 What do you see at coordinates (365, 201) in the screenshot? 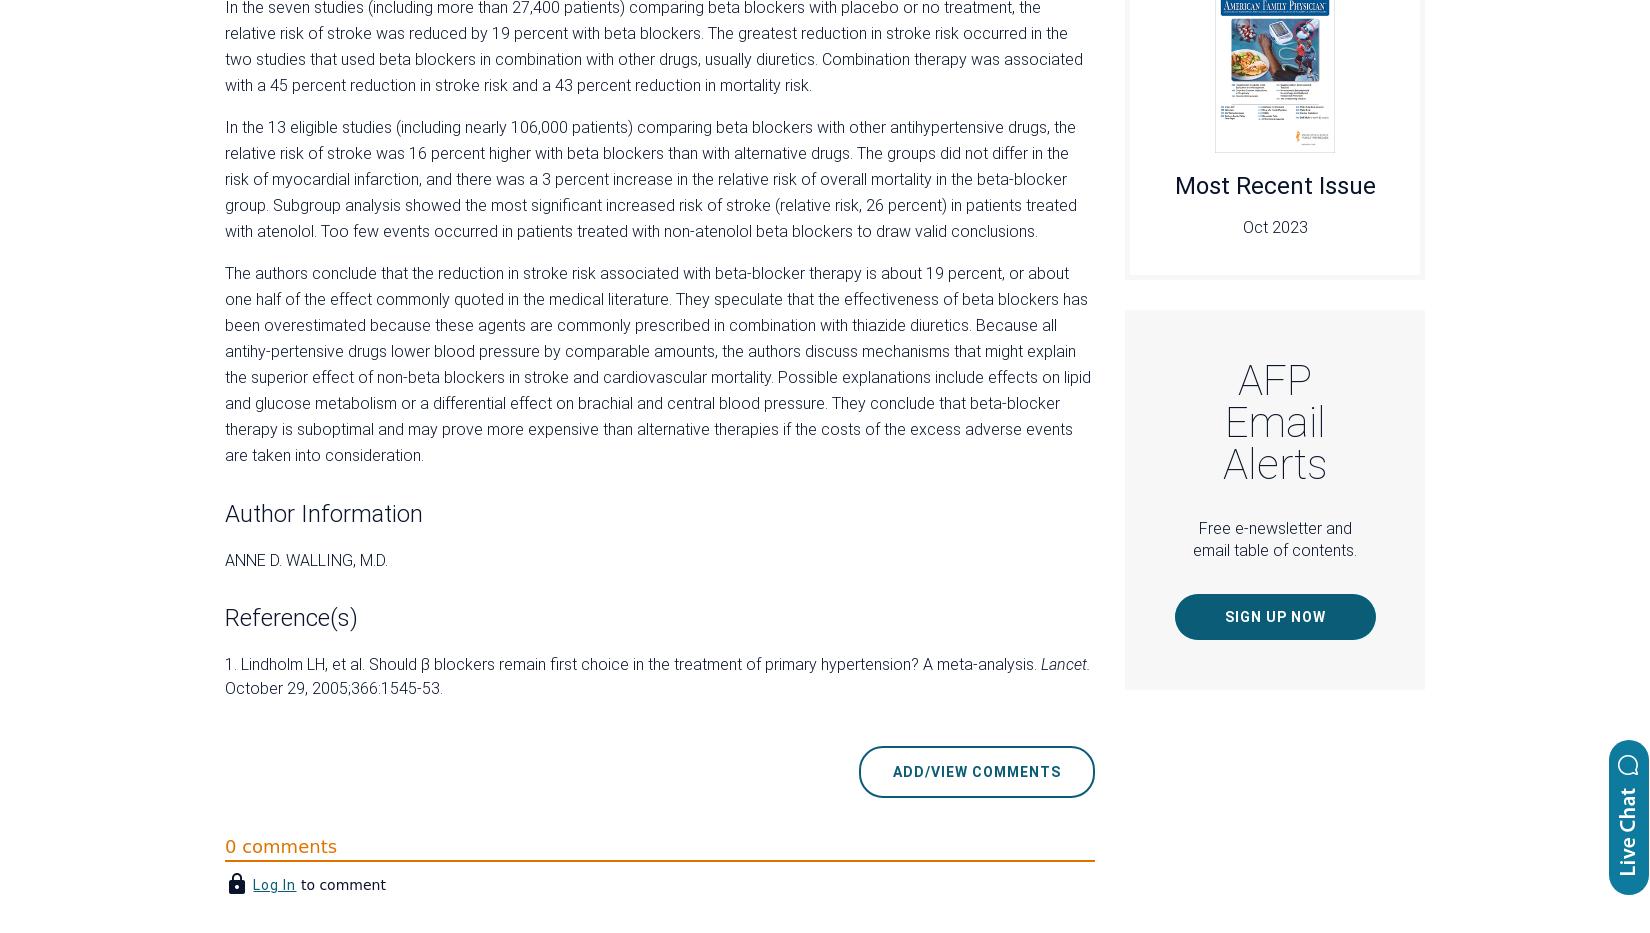
I see `'Continue Reading'` at bounding box center [365, 201].